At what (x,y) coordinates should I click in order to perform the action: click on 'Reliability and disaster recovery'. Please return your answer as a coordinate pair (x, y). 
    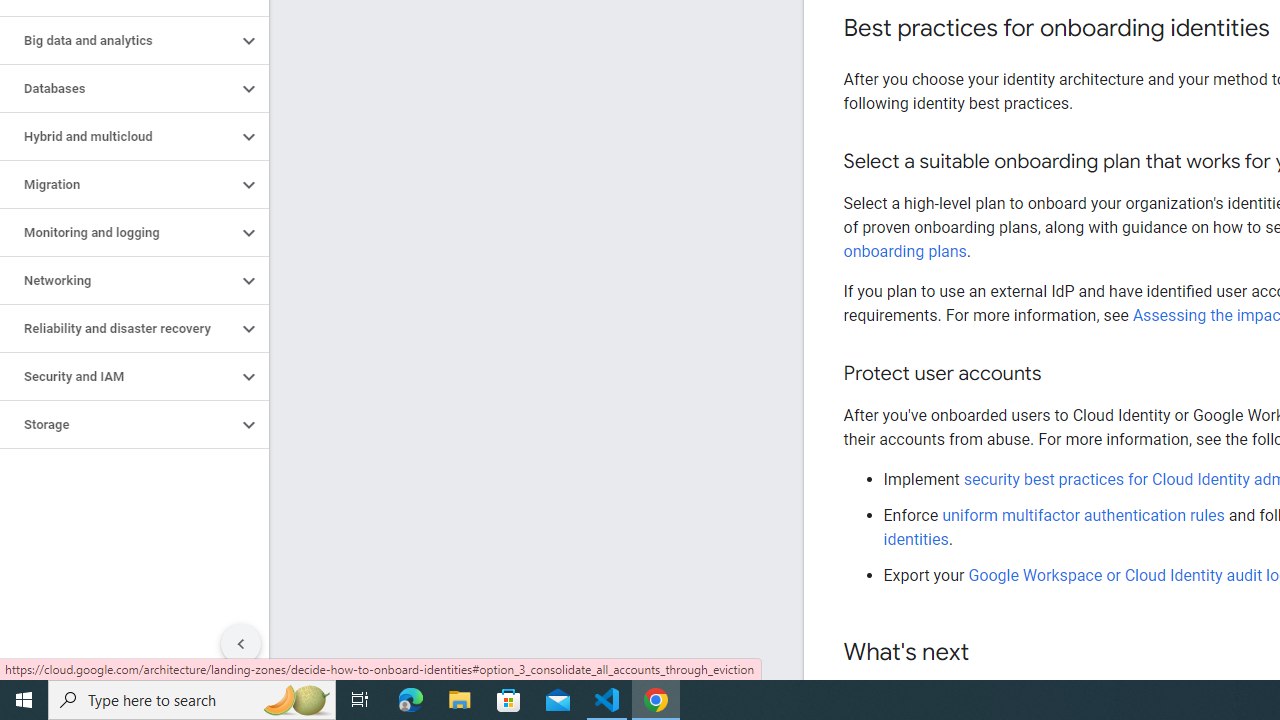
    Looking at the image, I should click on (117, 328).